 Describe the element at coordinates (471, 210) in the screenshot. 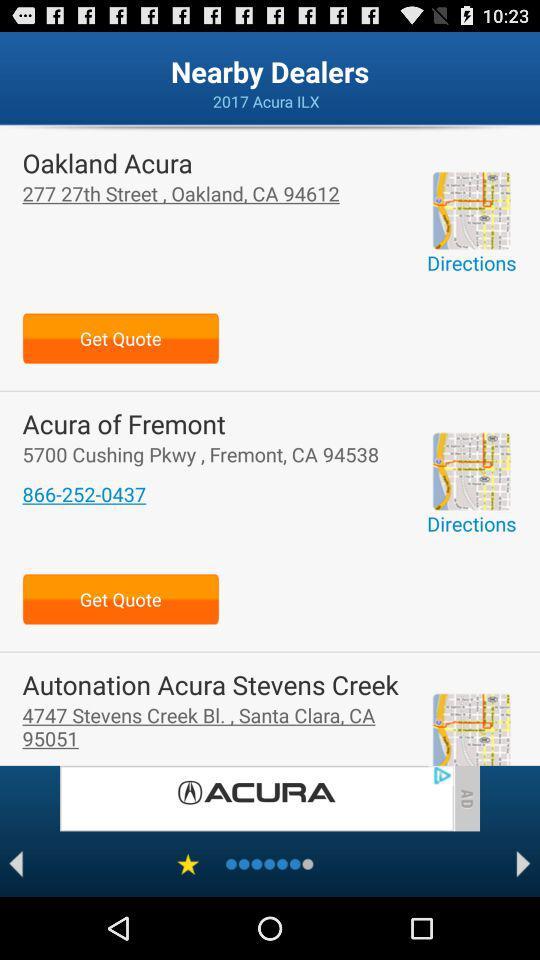

I see `open map` at that location.